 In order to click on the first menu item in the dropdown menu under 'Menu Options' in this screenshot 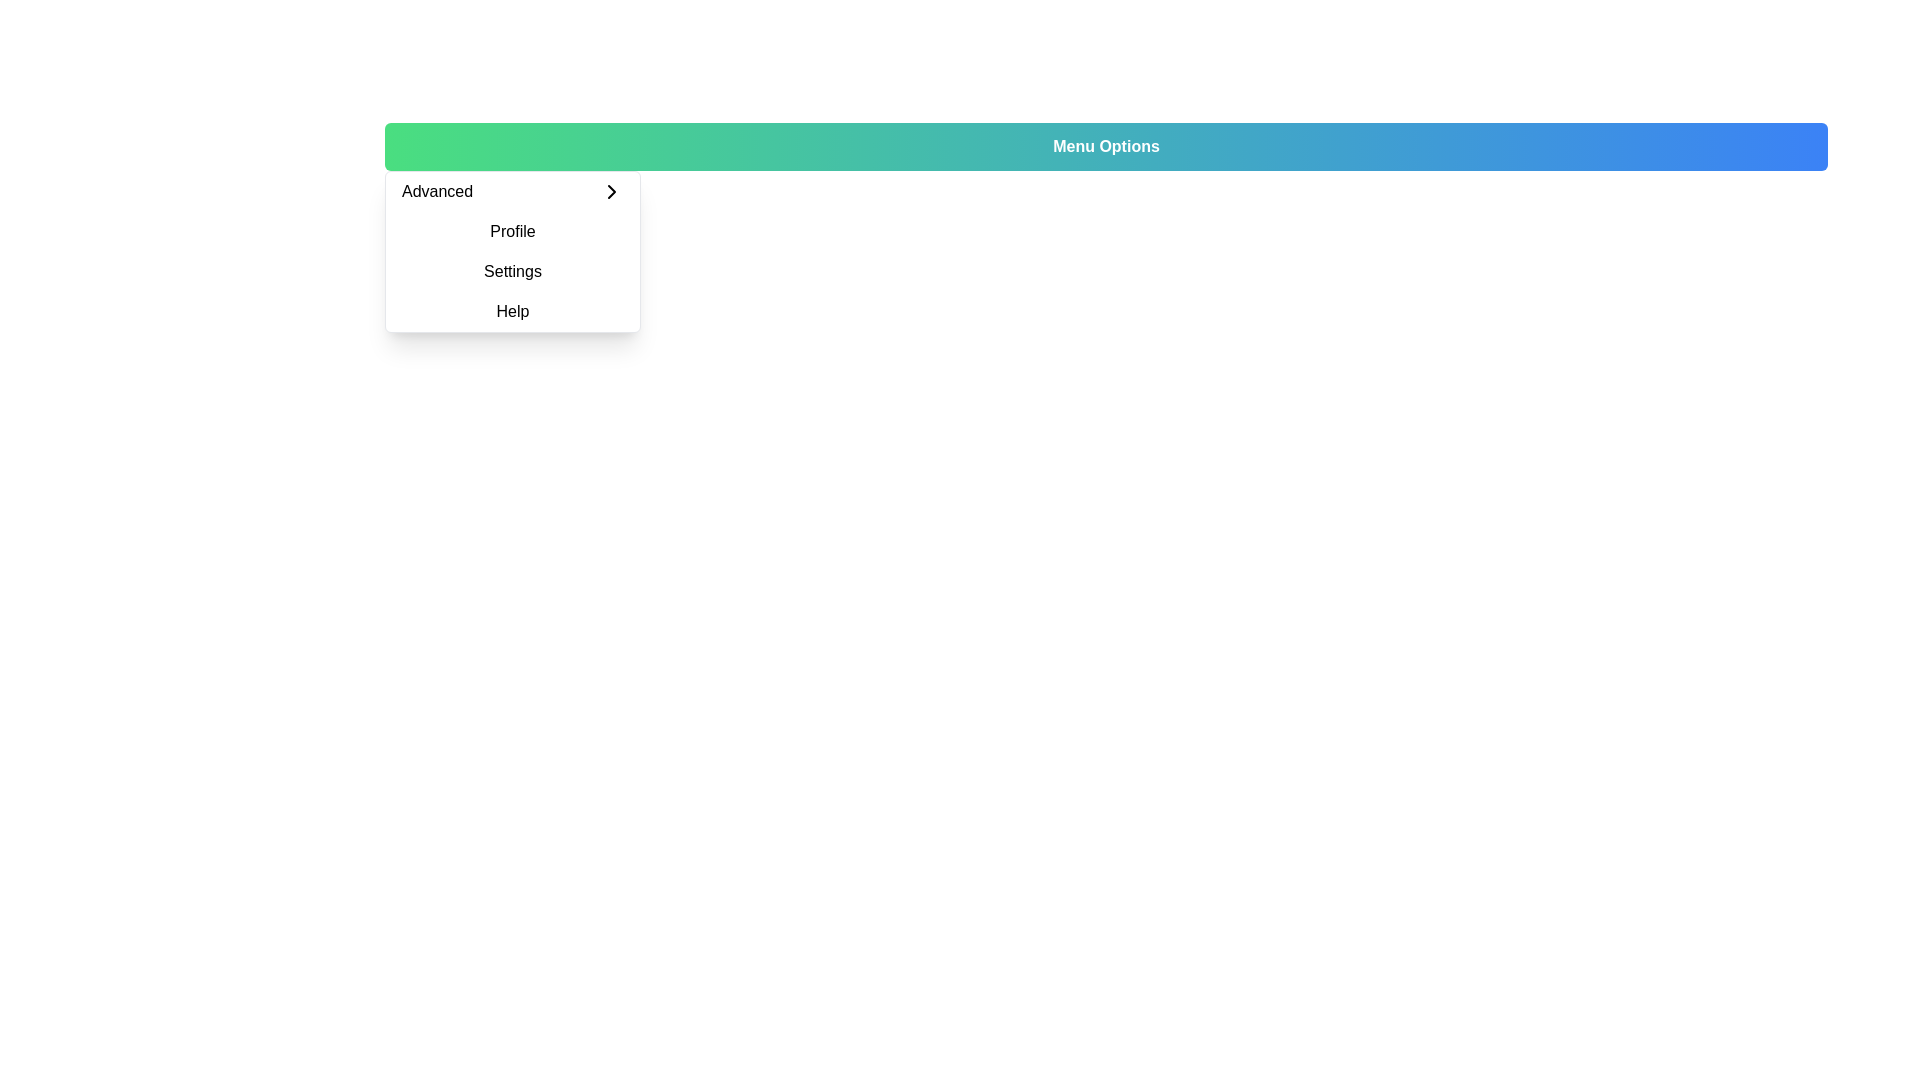, I will do `click(513, 192)`.